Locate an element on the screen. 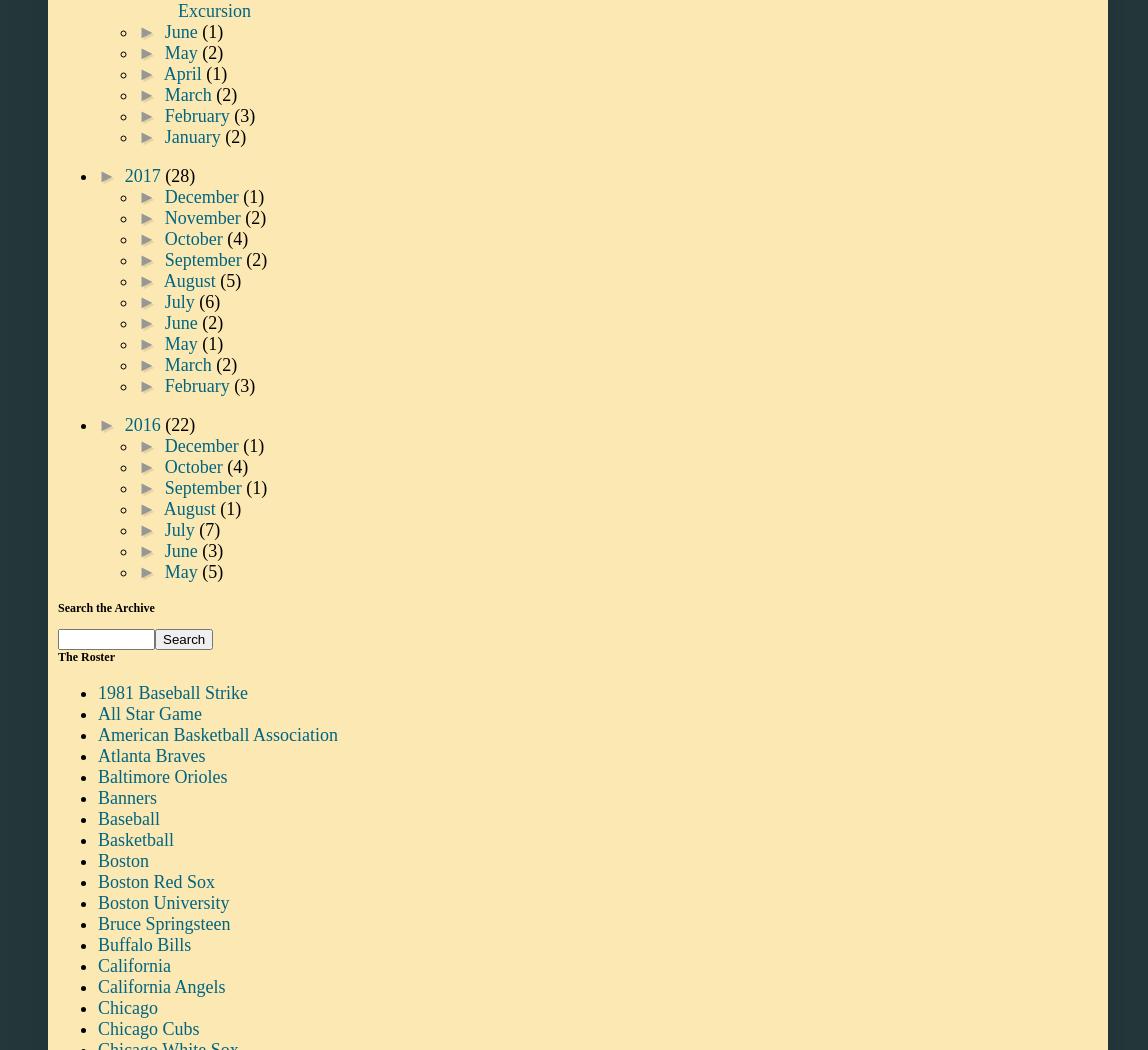 This screenshot has width=1148, height=1050. 'California Angels' is located at coordinates (161, 985).